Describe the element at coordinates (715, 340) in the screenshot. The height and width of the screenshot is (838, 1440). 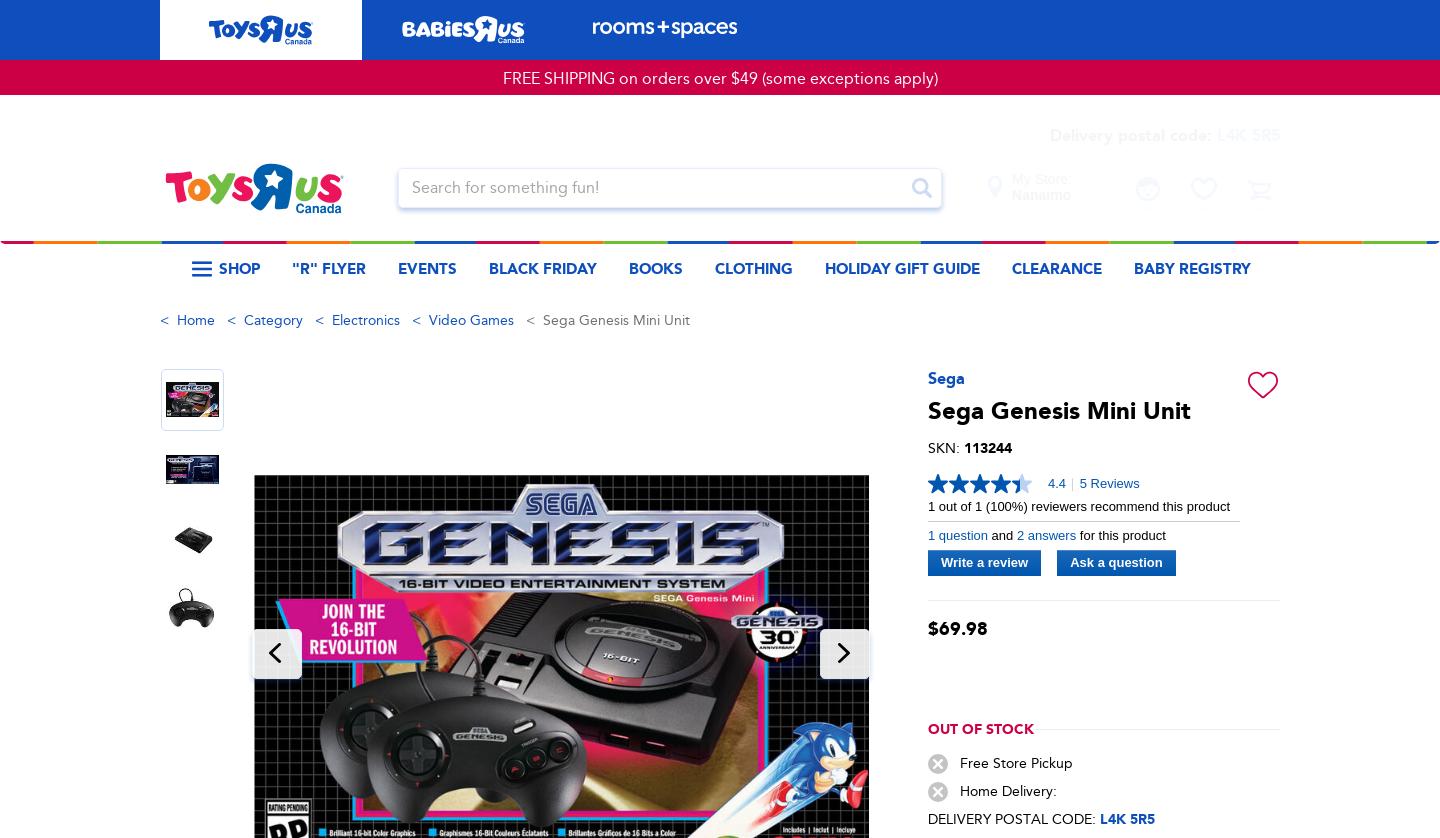
I see `'Checking your Gift Card balance is easy. Simply enter in your Gift Card number and PIN and click'` at that location.